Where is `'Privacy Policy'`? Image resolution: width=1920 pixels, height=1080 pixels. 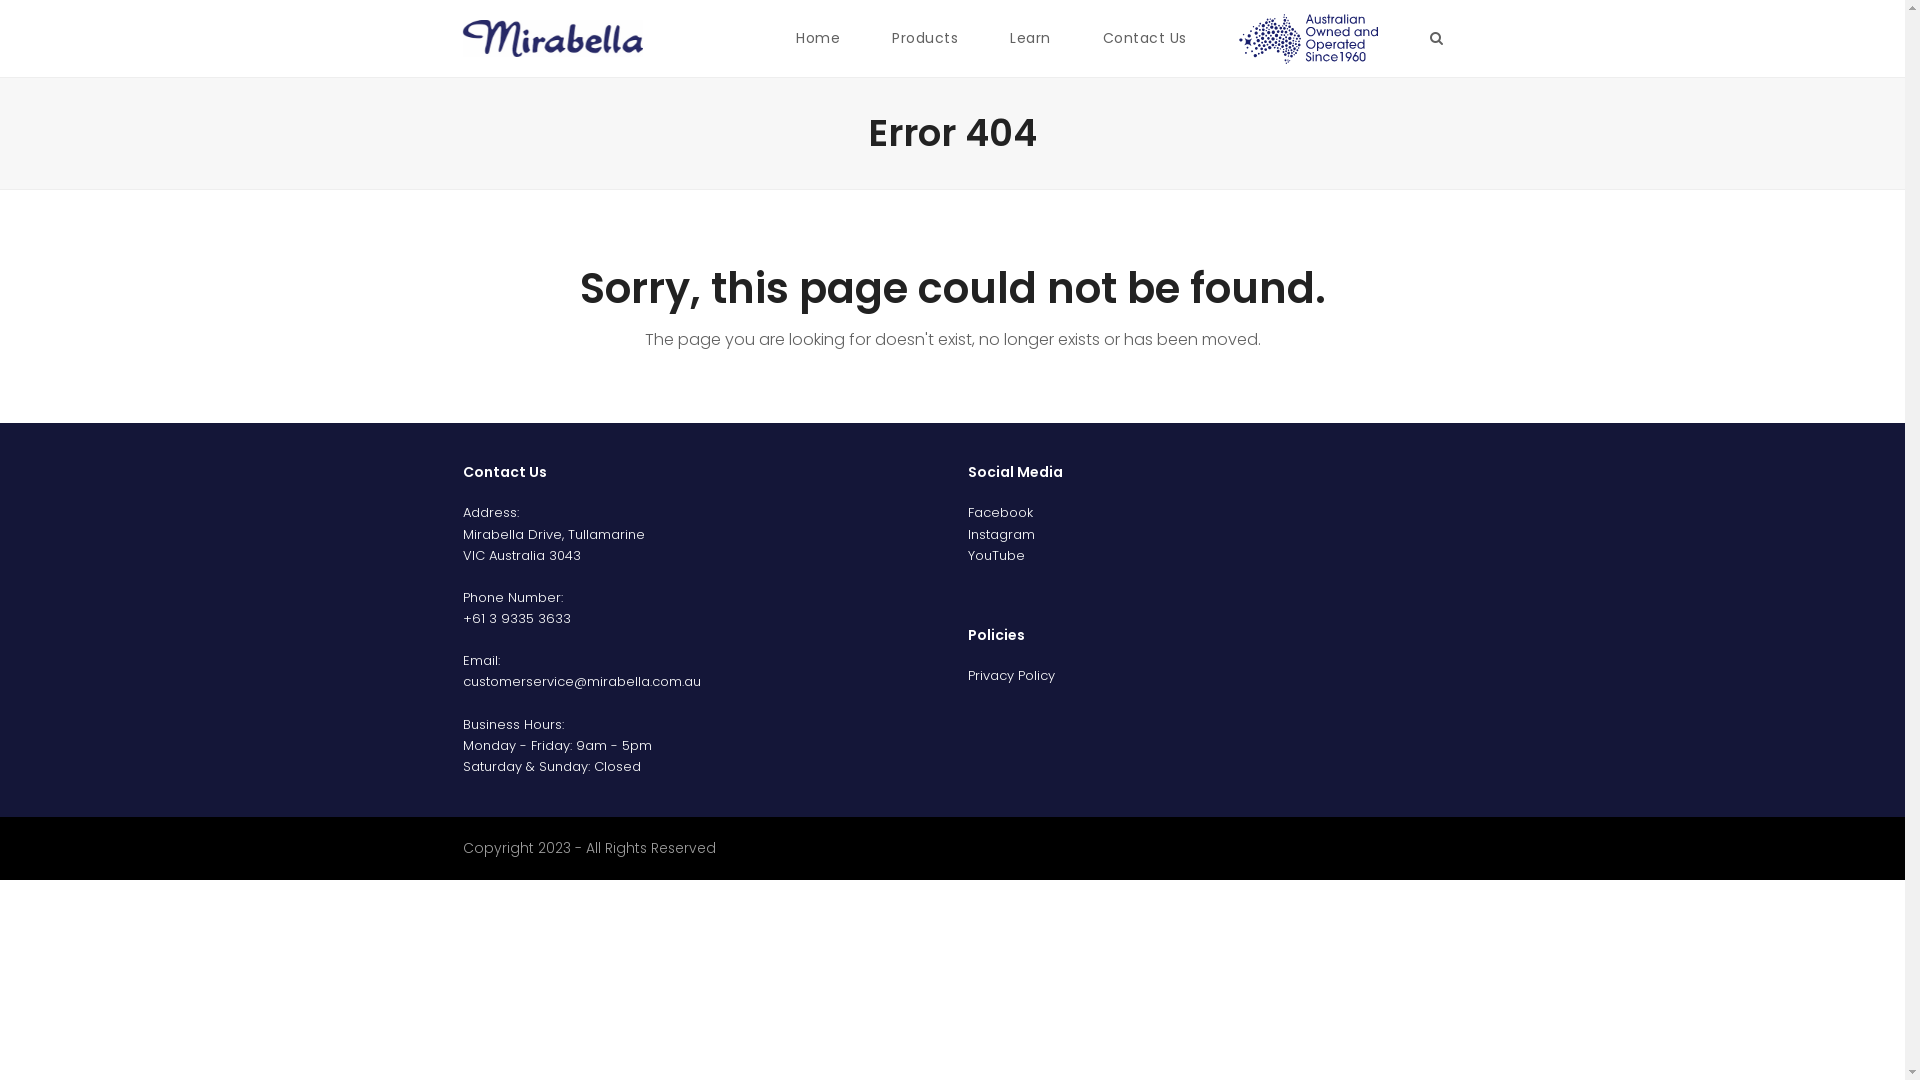 'Privacy Policy' is located at coordinates (1011, 675).